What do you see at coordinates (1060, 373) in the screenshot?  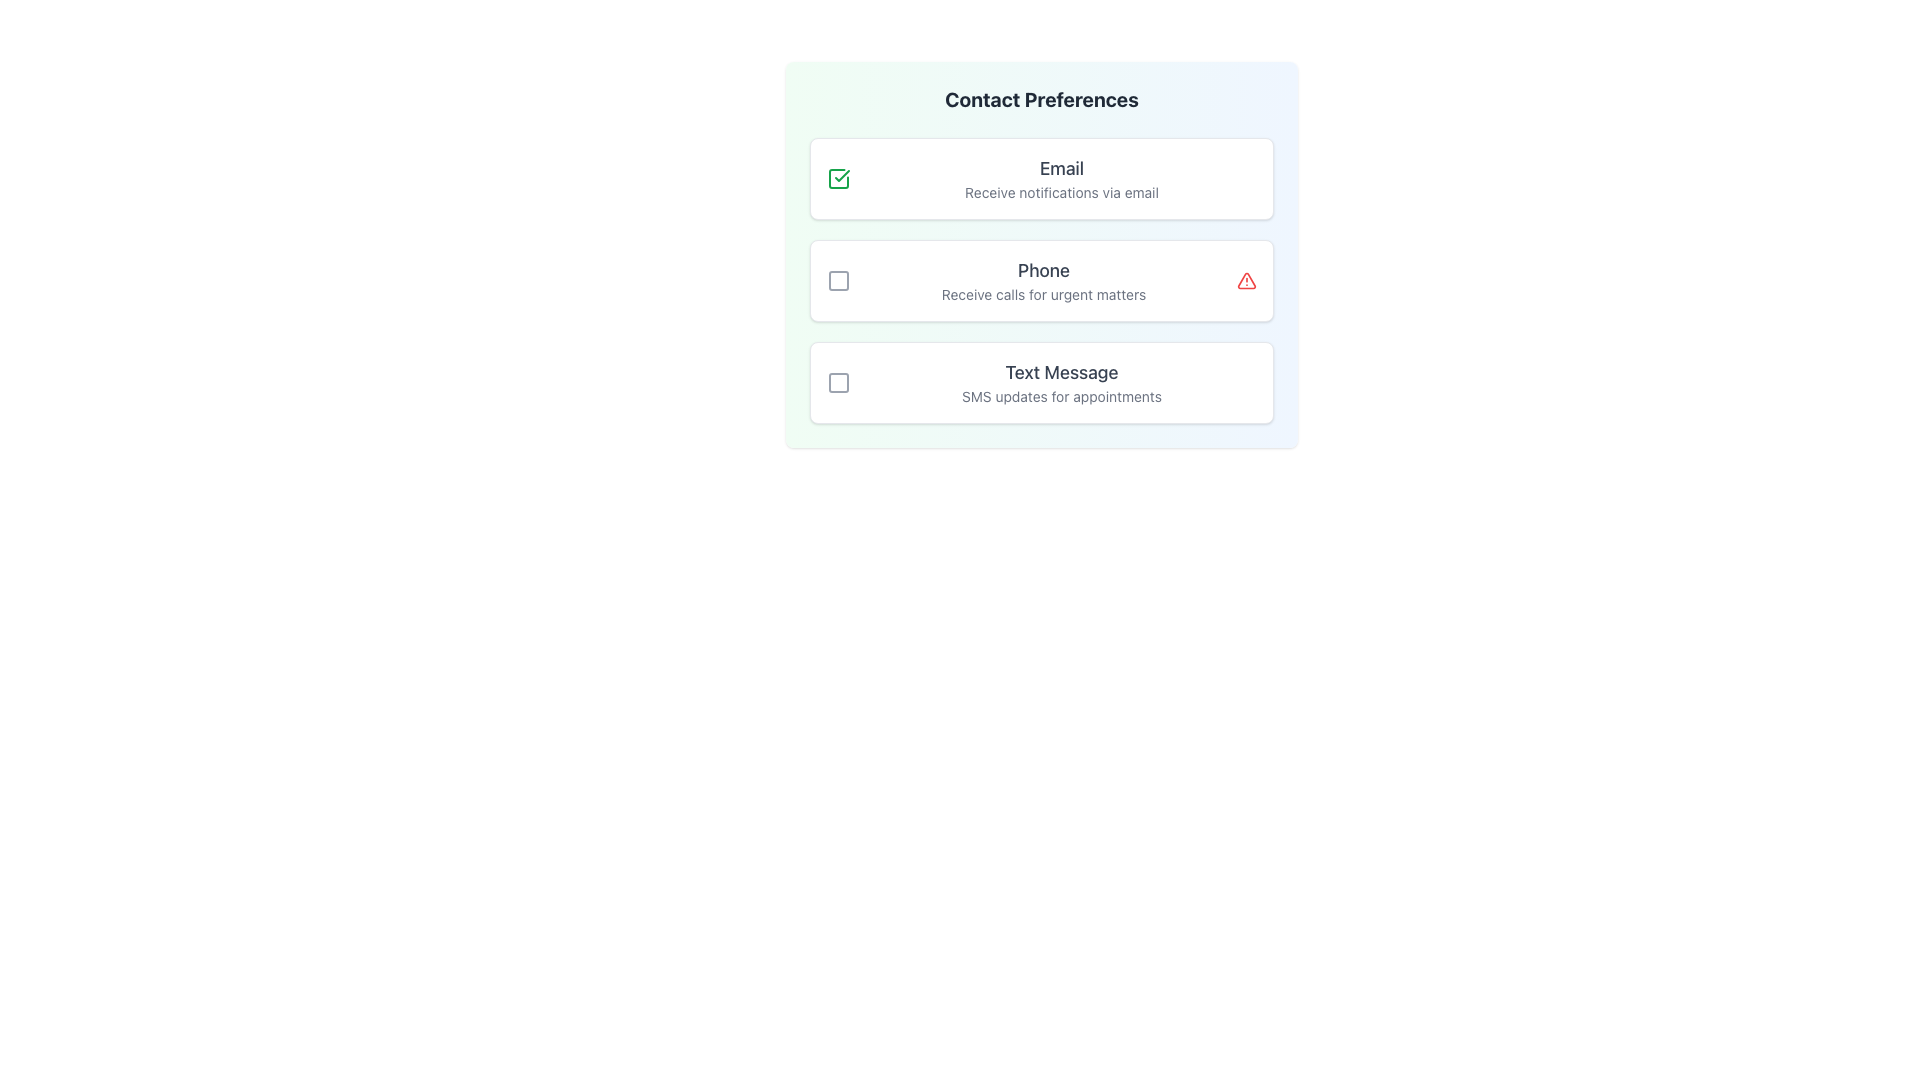 I see `the Text Label displaying 'Text Message' in bold, gray font located in the lower portion of the box in the 'Contact Preferences' interface` at bounding box center [1060, 373].